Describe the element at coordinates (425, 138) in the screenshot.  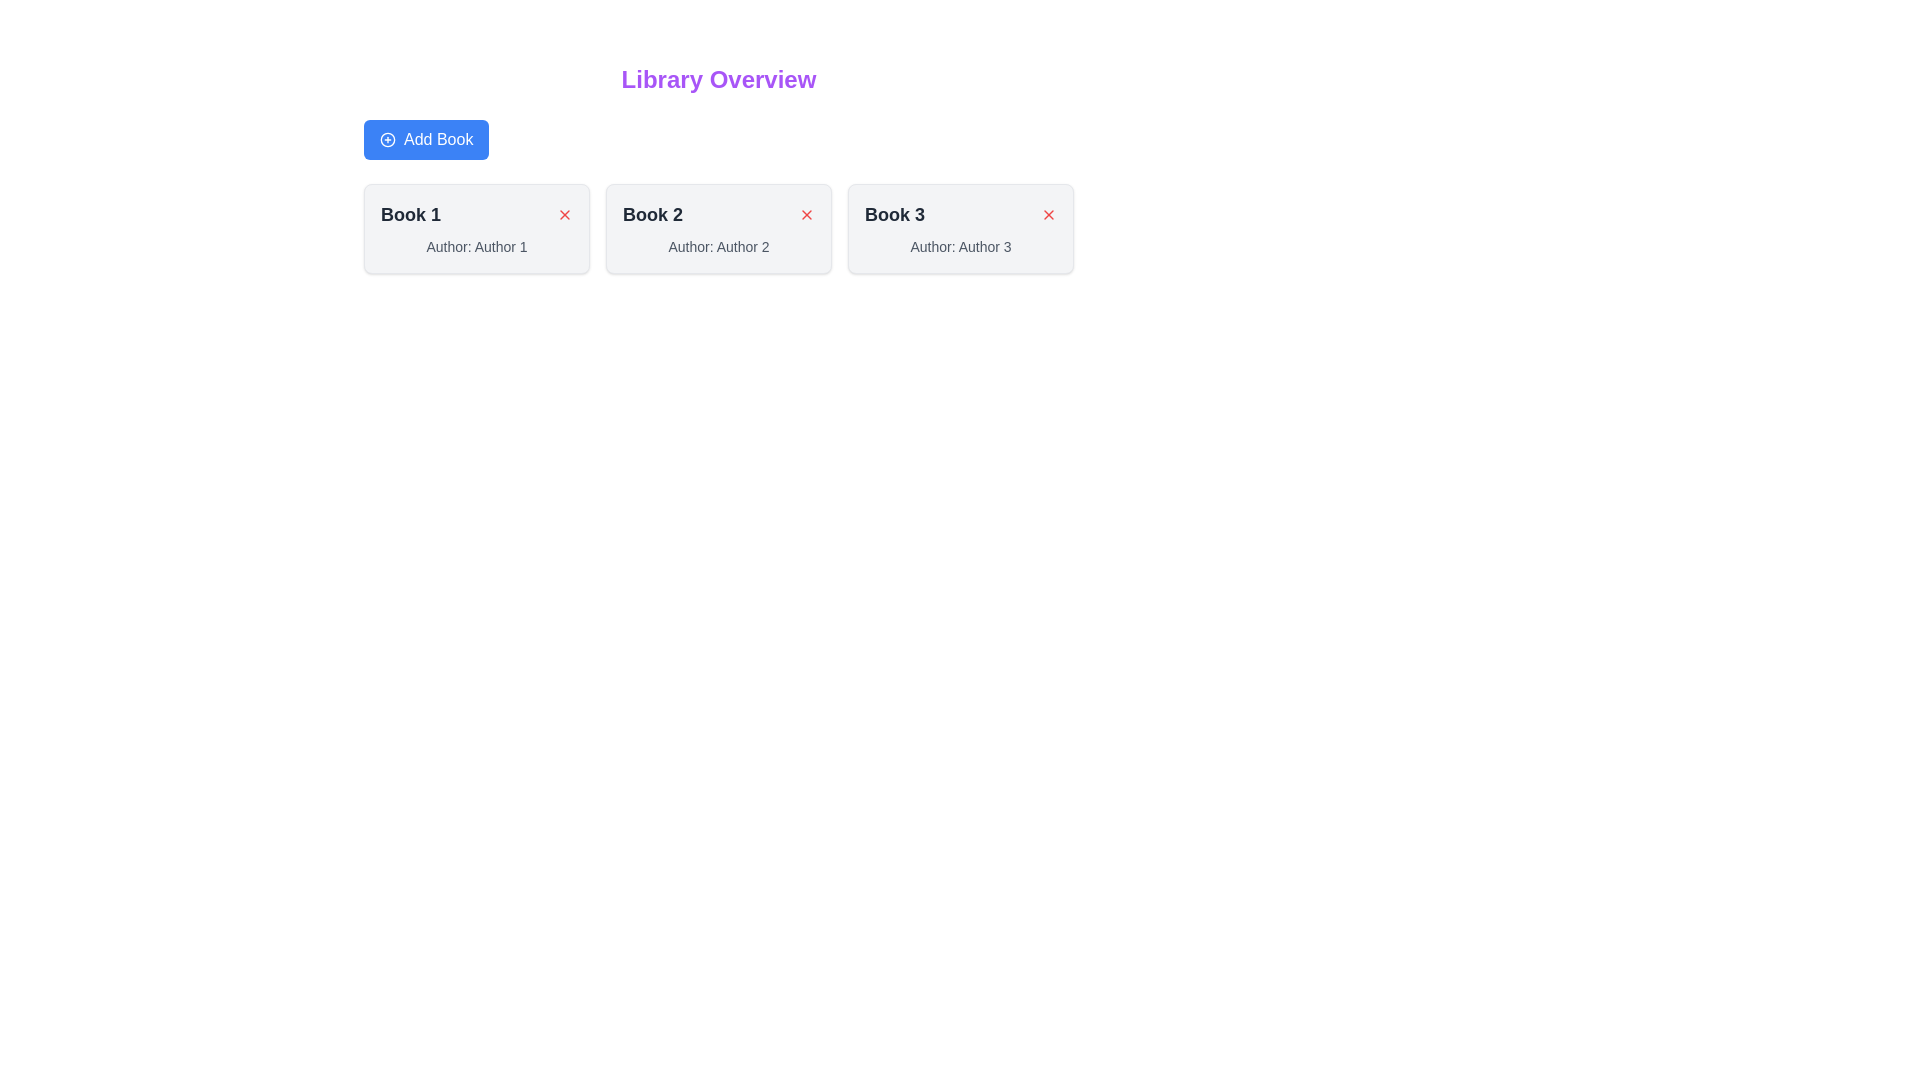
I see `the blue rectangular button labeled 'Add Book' with a plus sign icon` at that location.